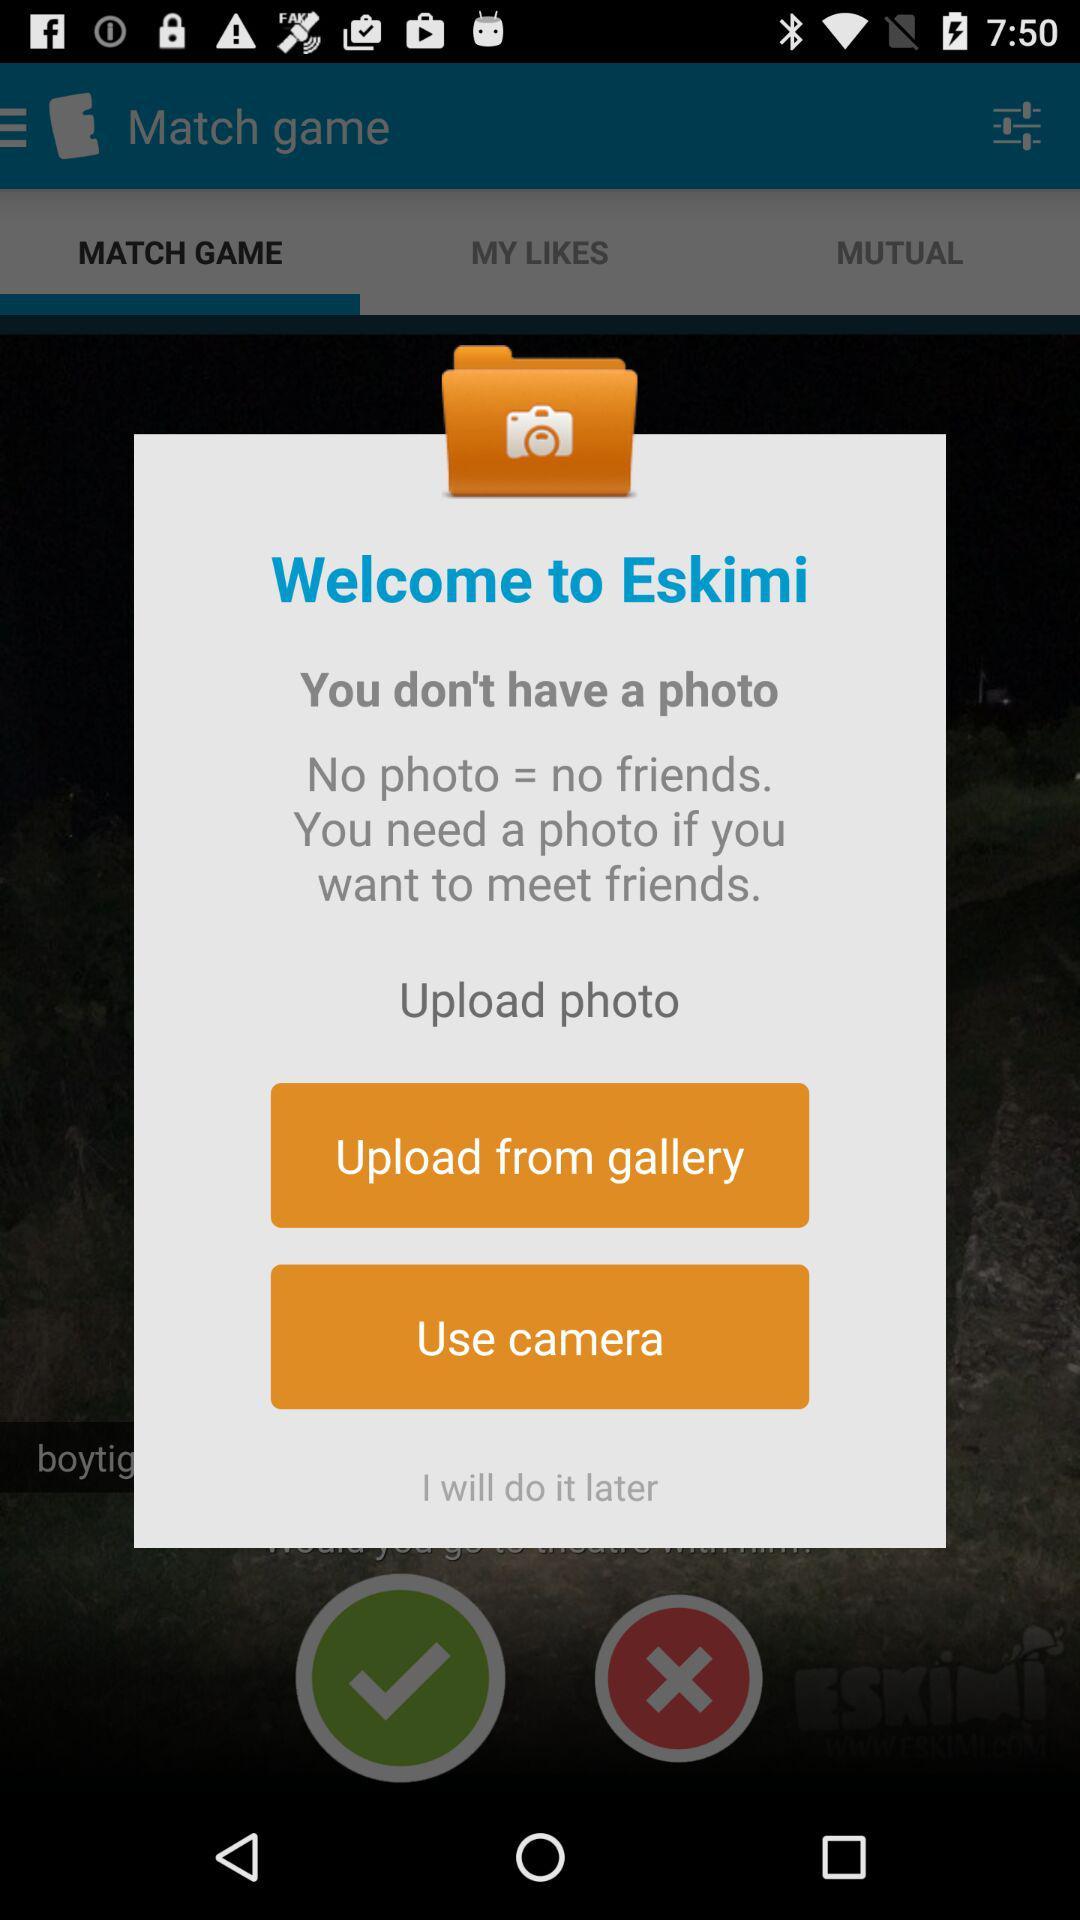 This screenshot has width=1080, height=1920. I want to click on the item below the use camera, so click(540, 1478).